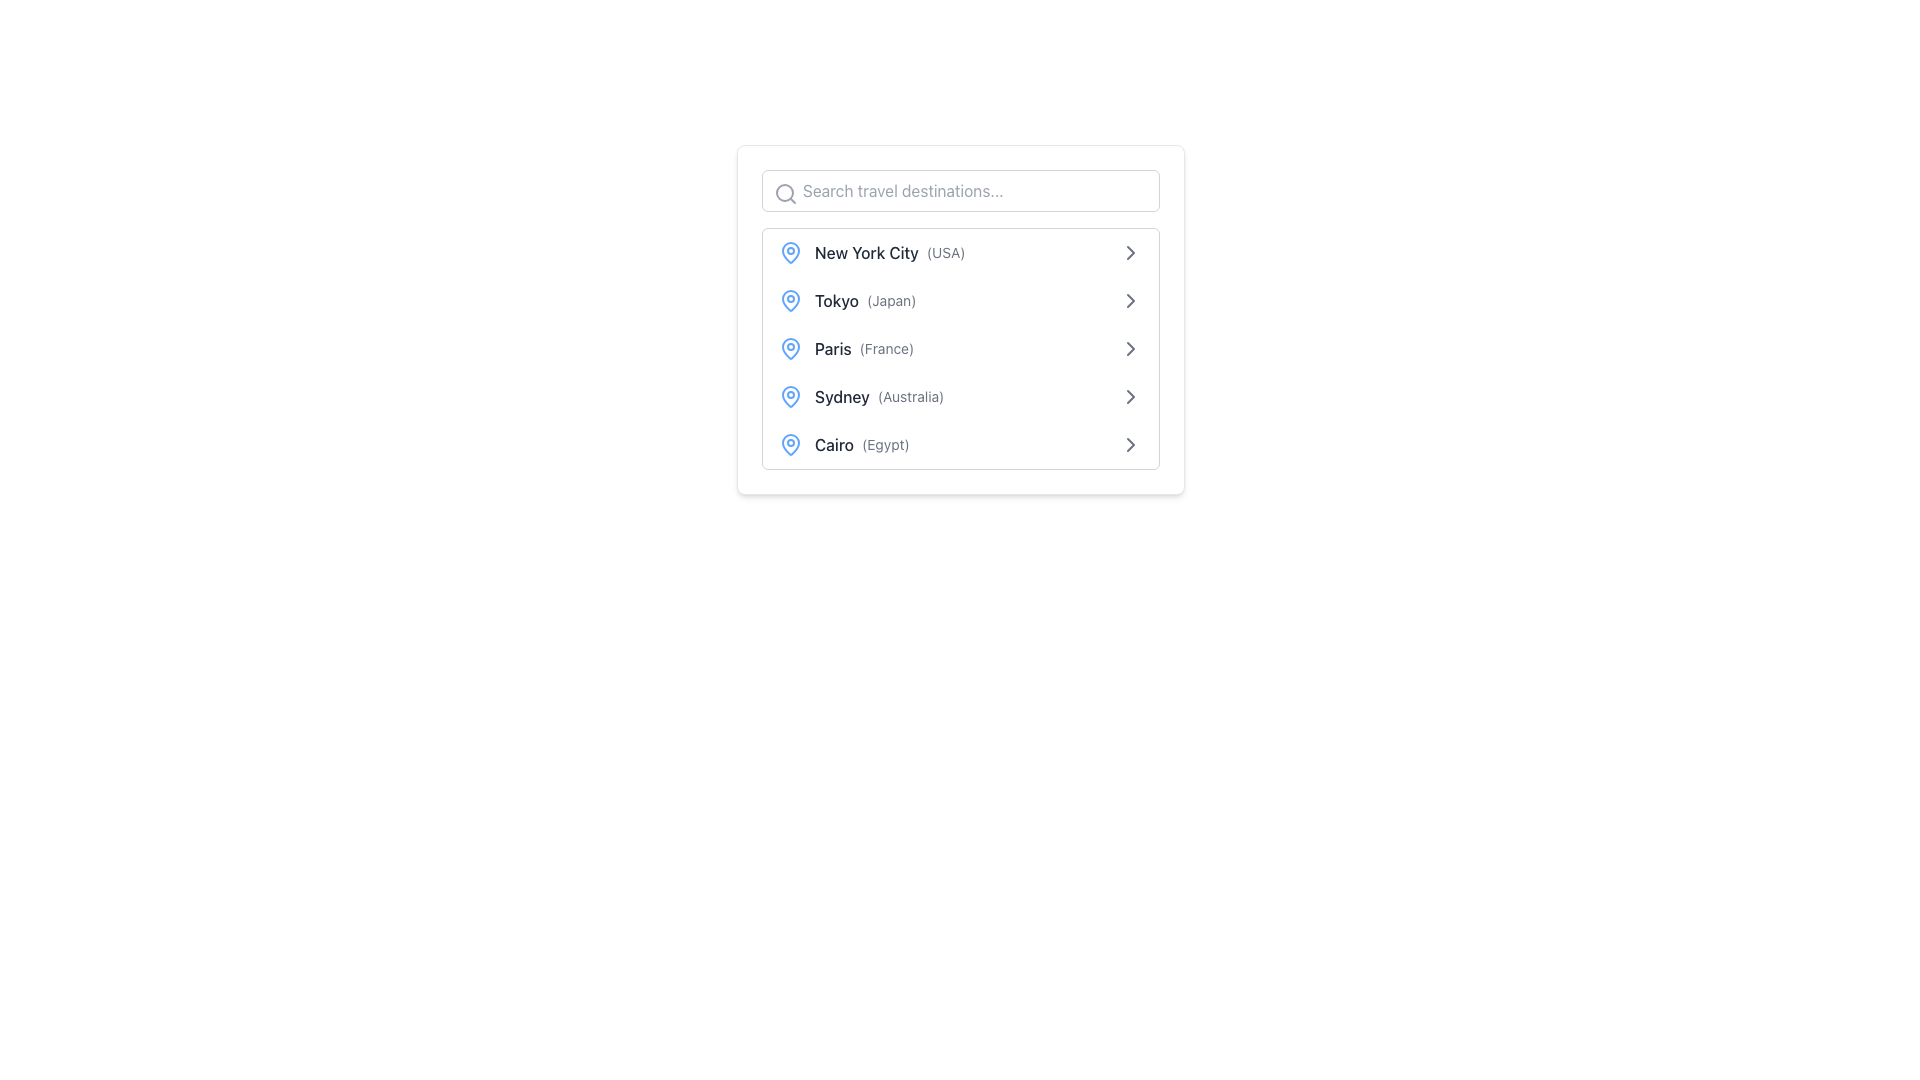  What do you see at coordinates (1131, 347) in the screenshot?
I see `the small triangular arrow icon pointing to the right, located on the right side of the row containing the text 'Paris (France)'` at bounding box center [1131, 347].